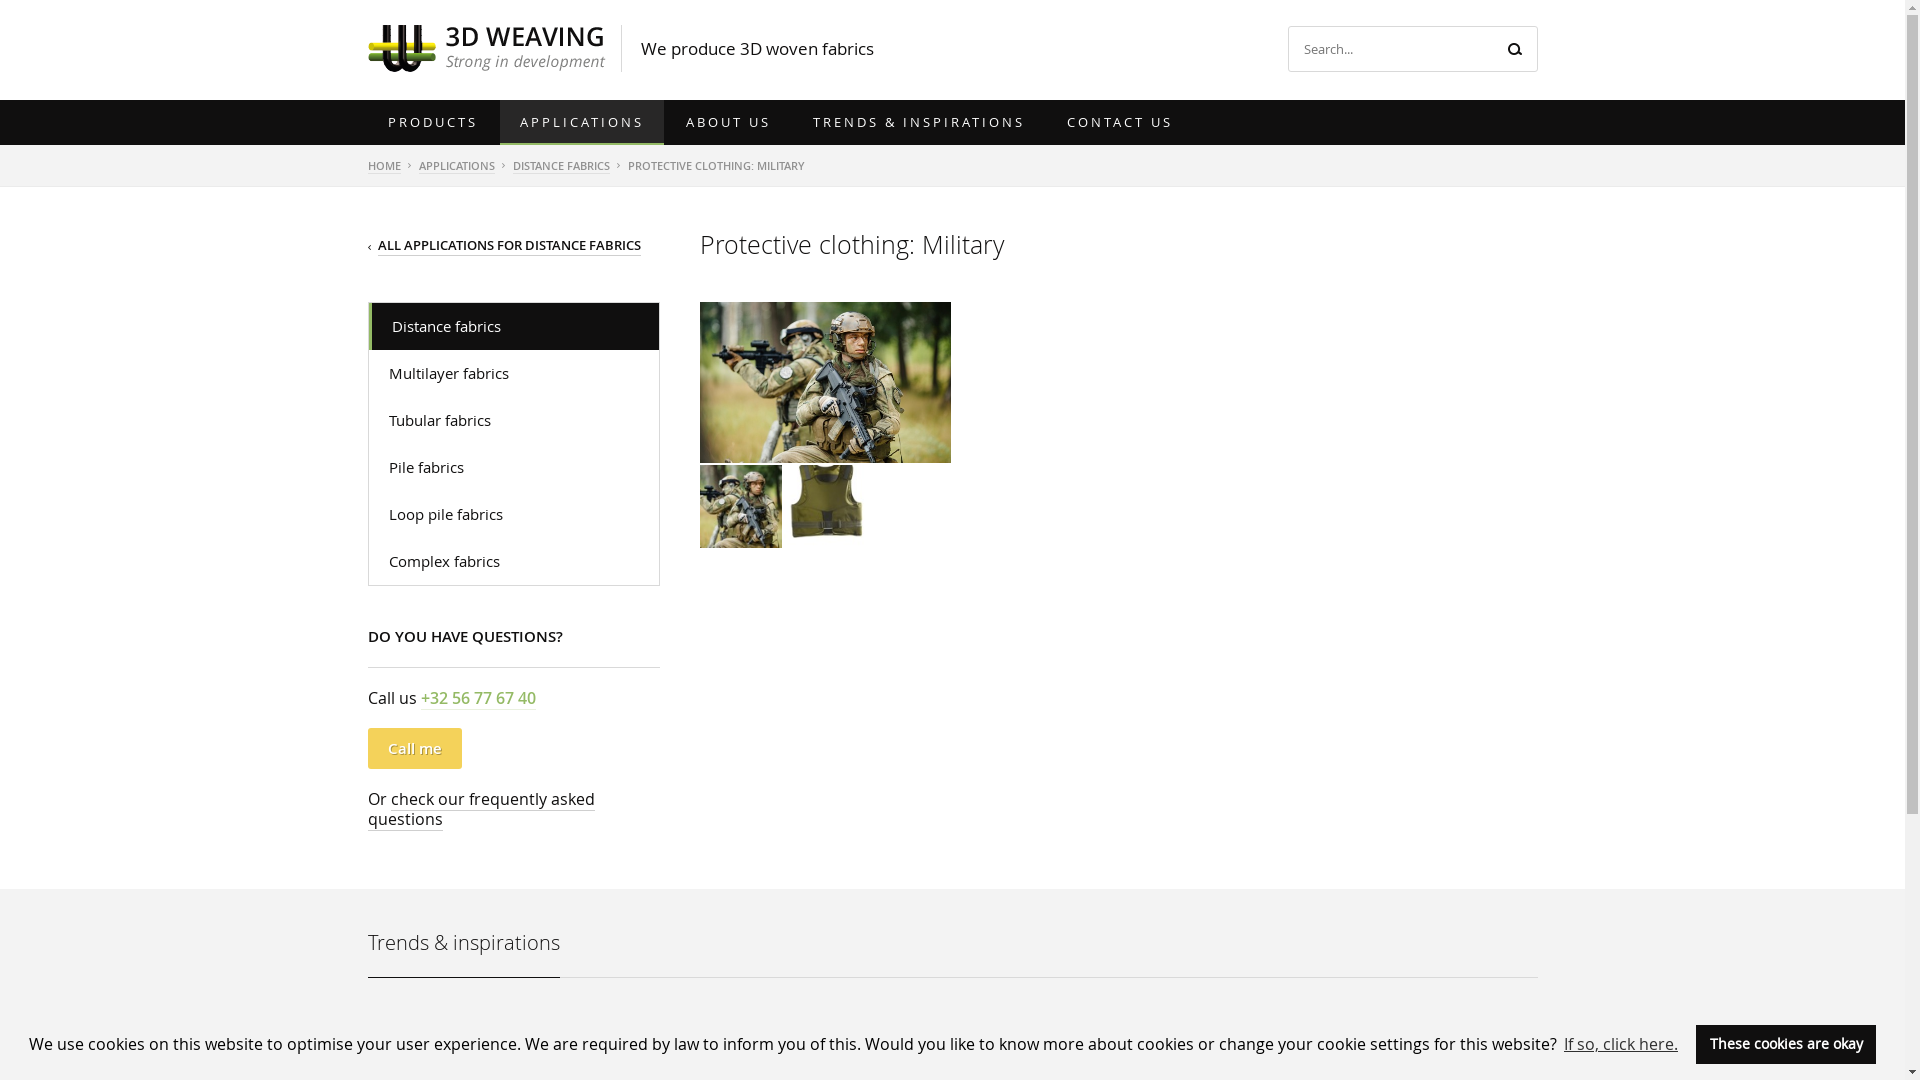 The image size is (1920, 1080). I want to click on 'If so, click here.', so click(1621, 1043).